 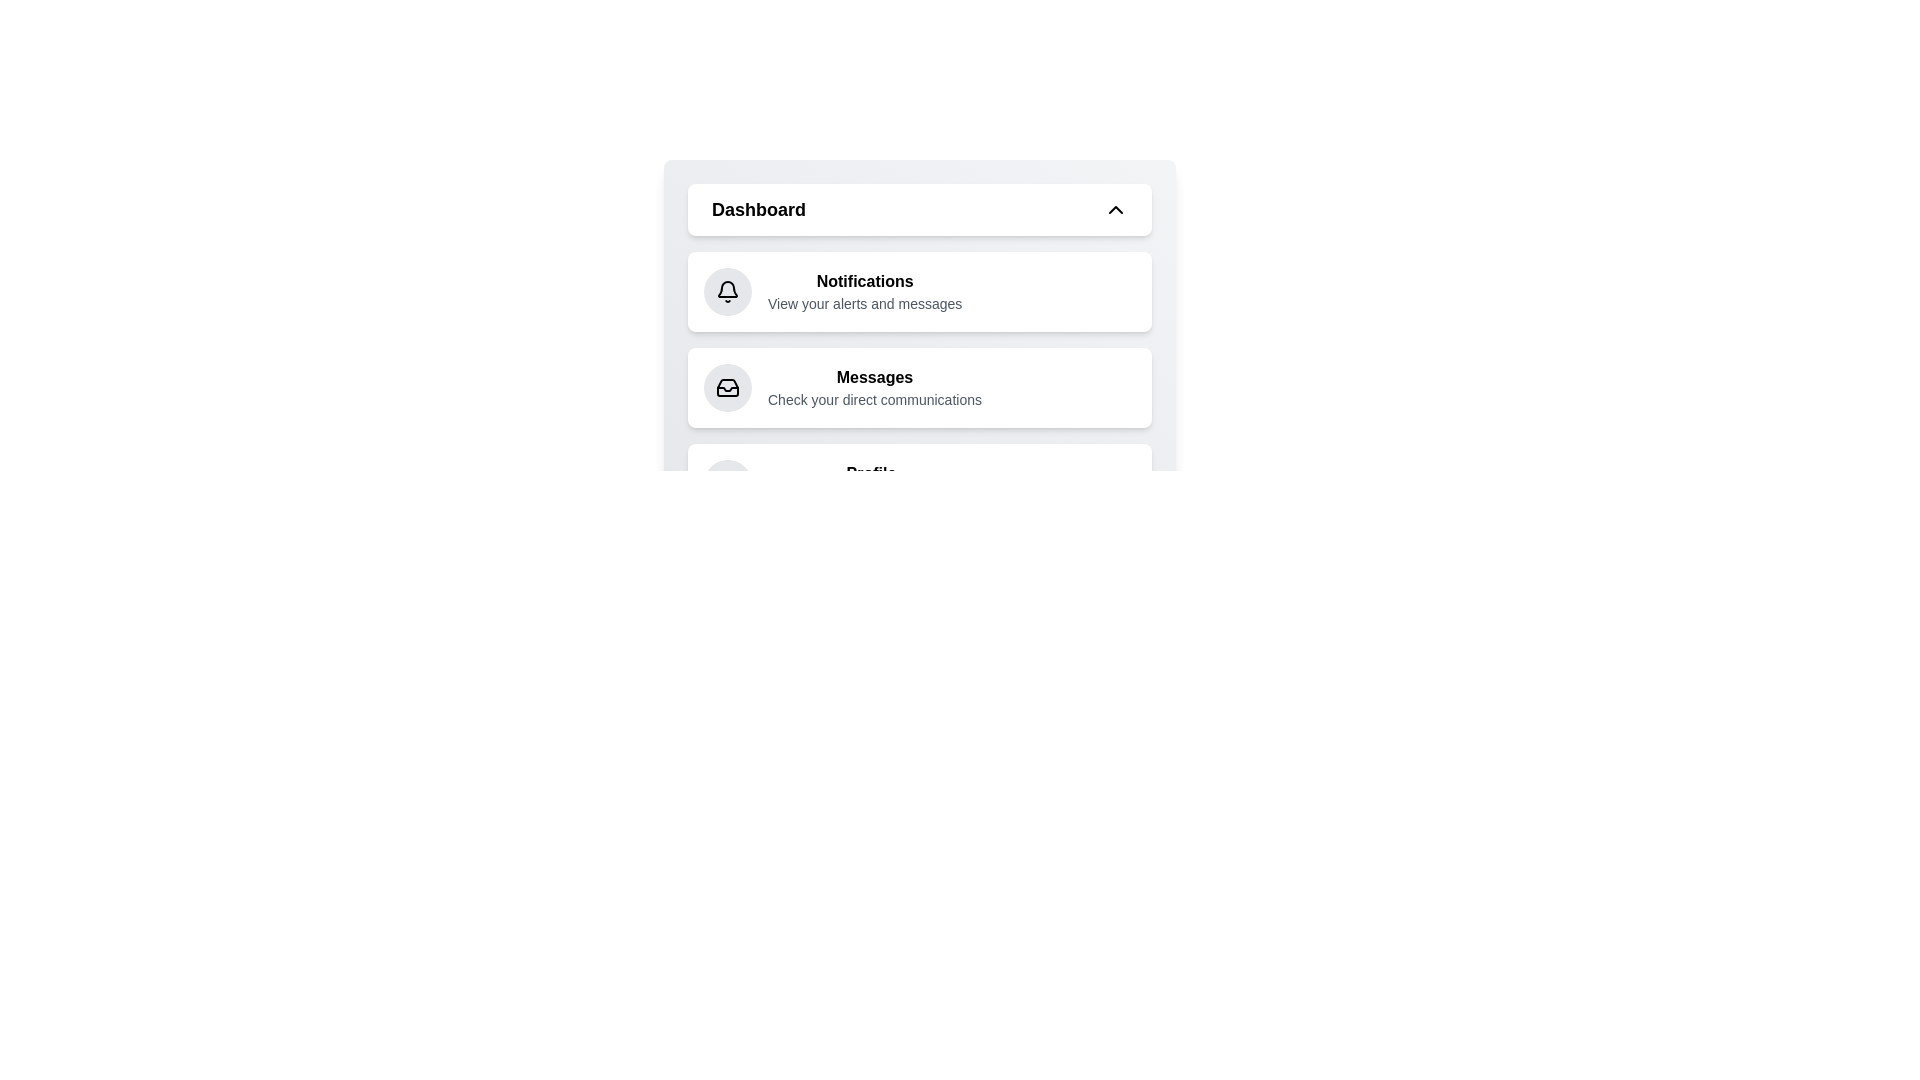 What do you see at coordinates (874, 378) in the screenshot?
I see `the text of the menu item Messages` at bounding box center [874, 378].